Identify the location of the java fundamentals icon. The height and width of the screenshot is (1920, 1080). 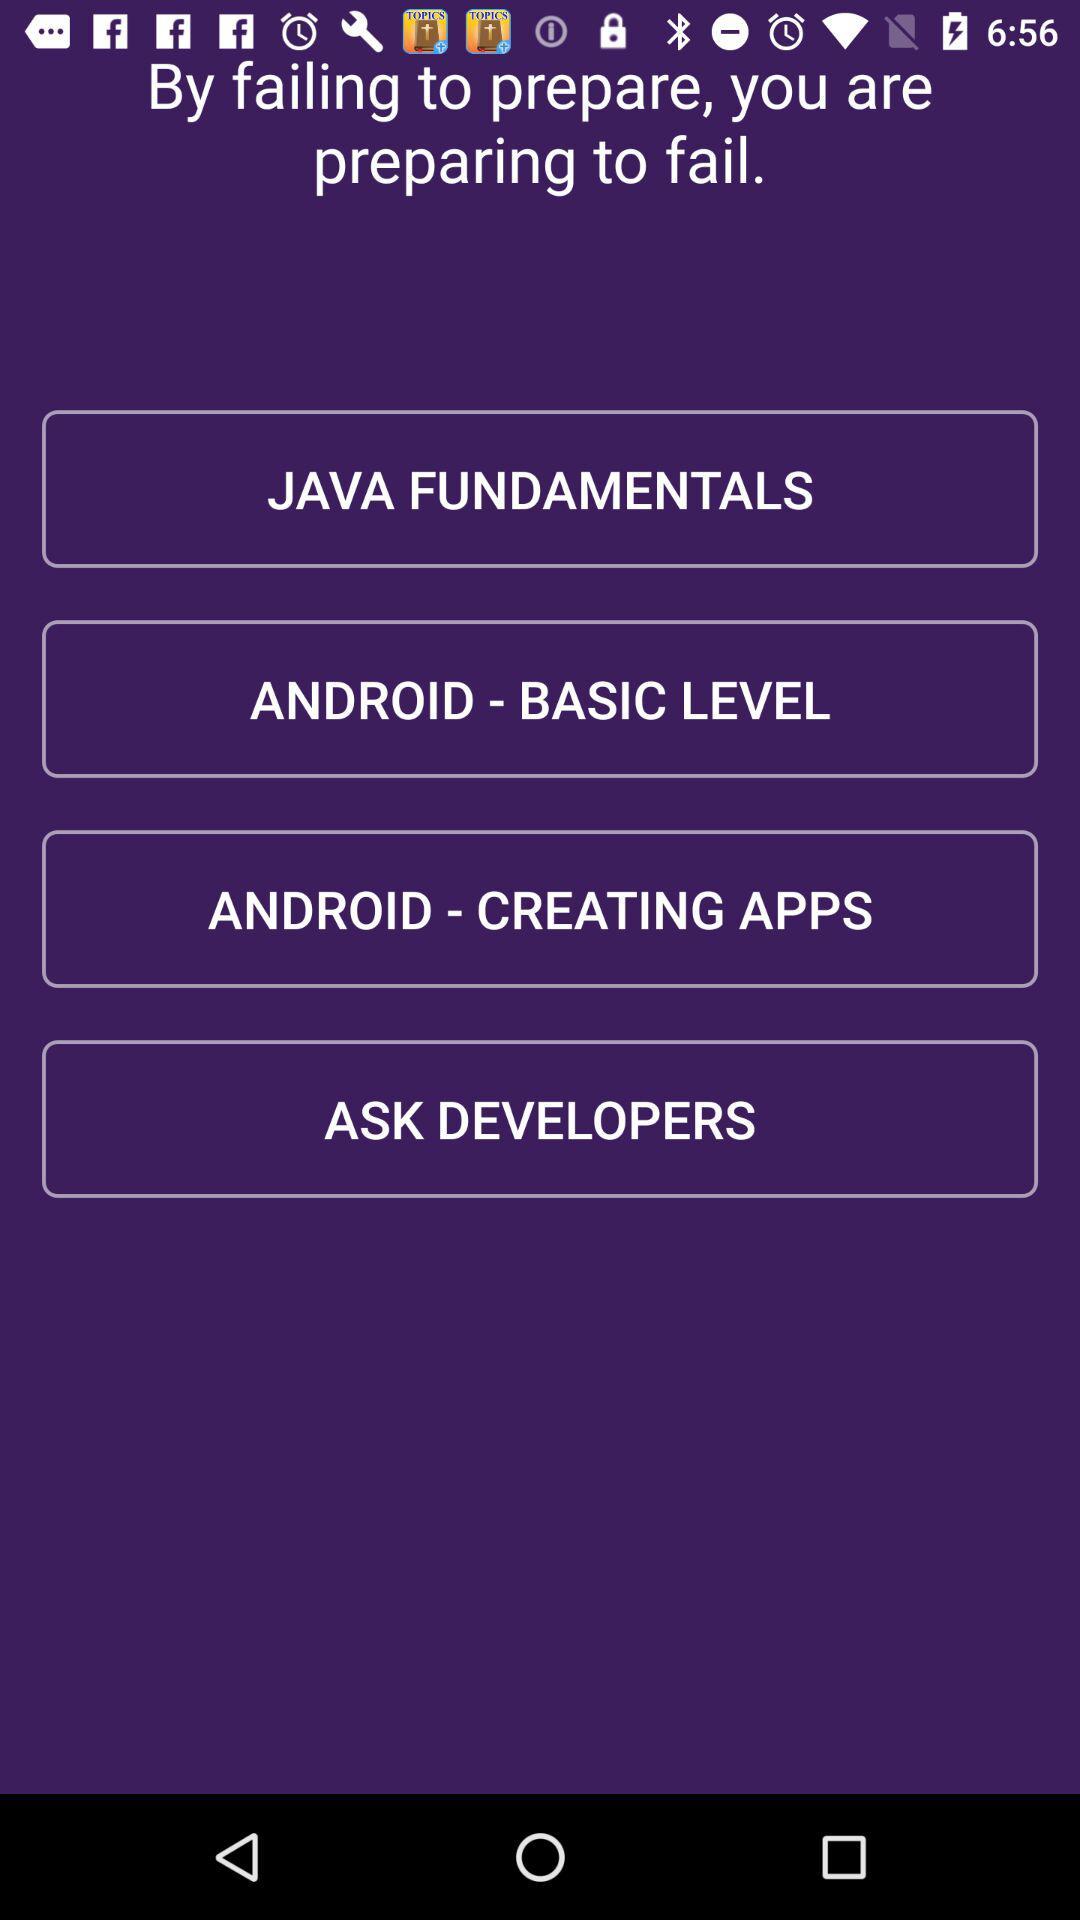
(540, 489).